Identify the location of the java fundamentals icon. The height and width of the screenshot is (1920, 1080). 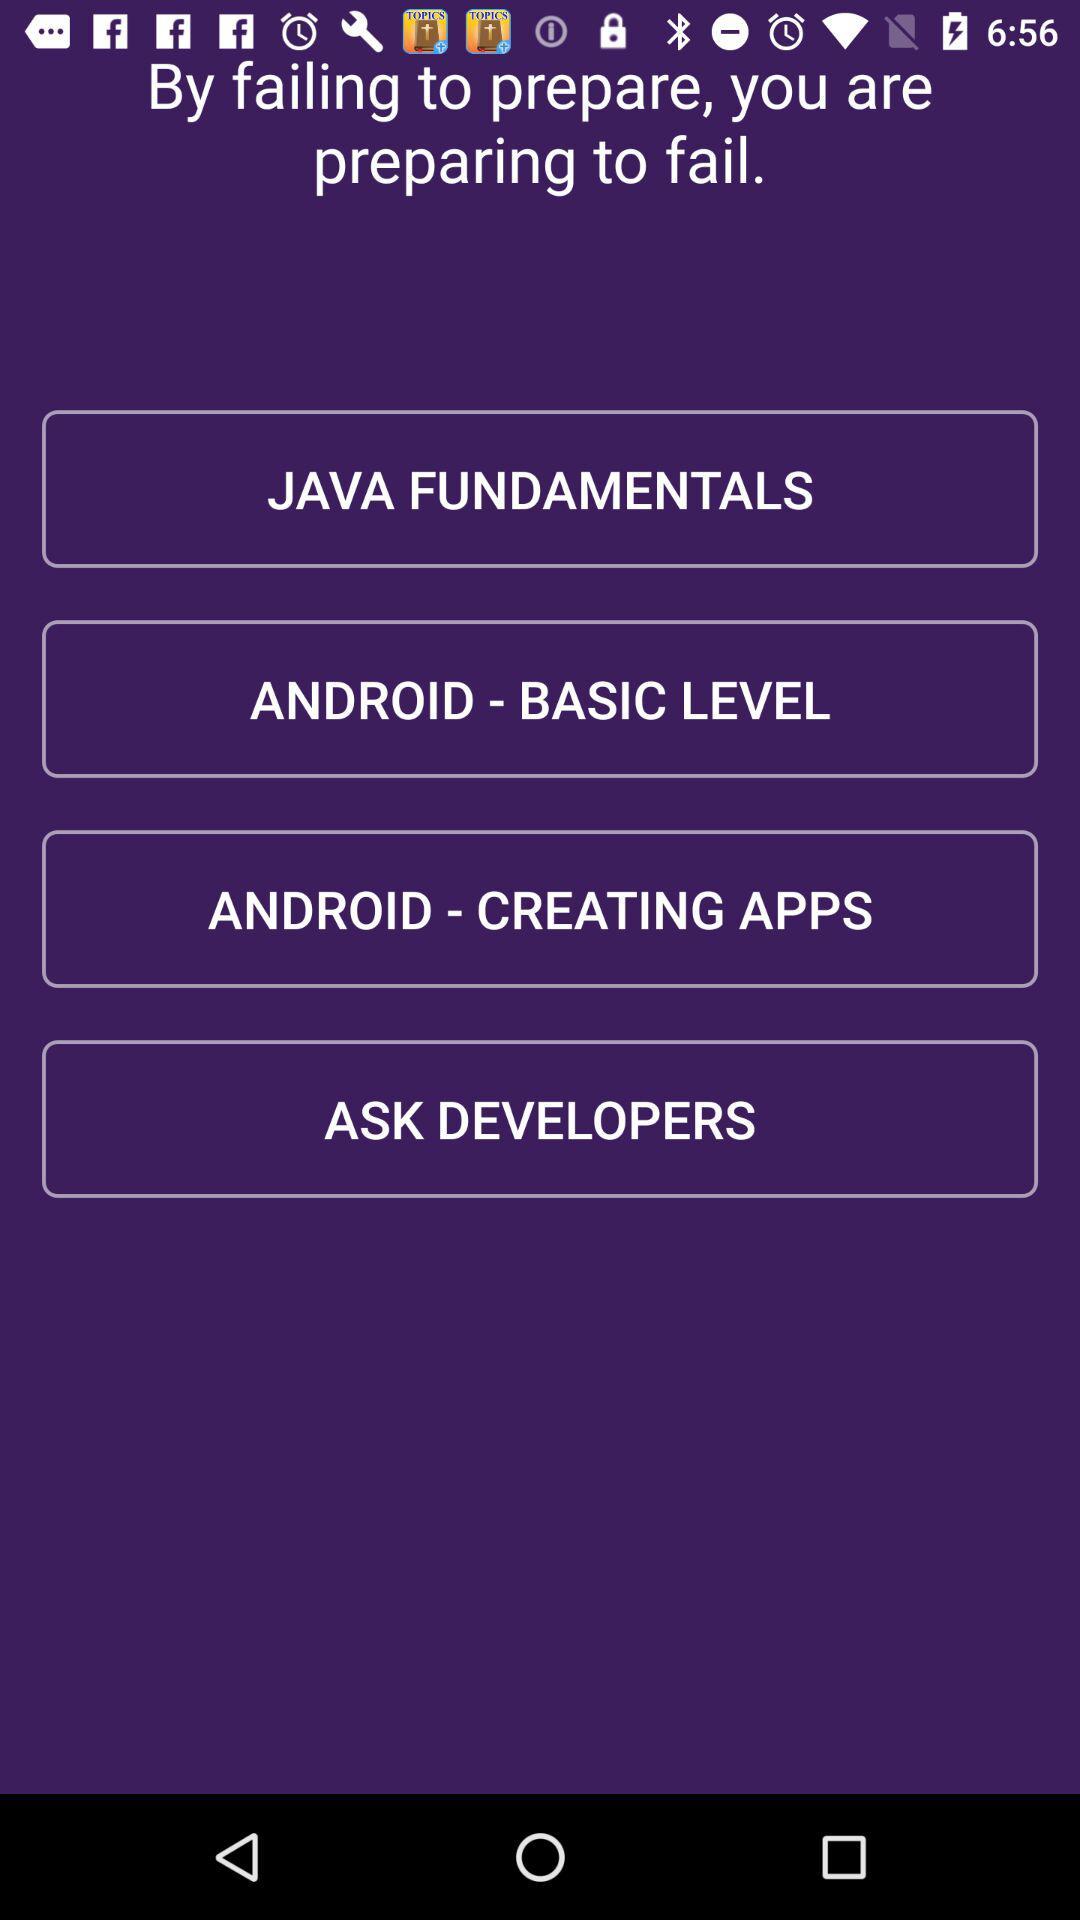
(540, 489).